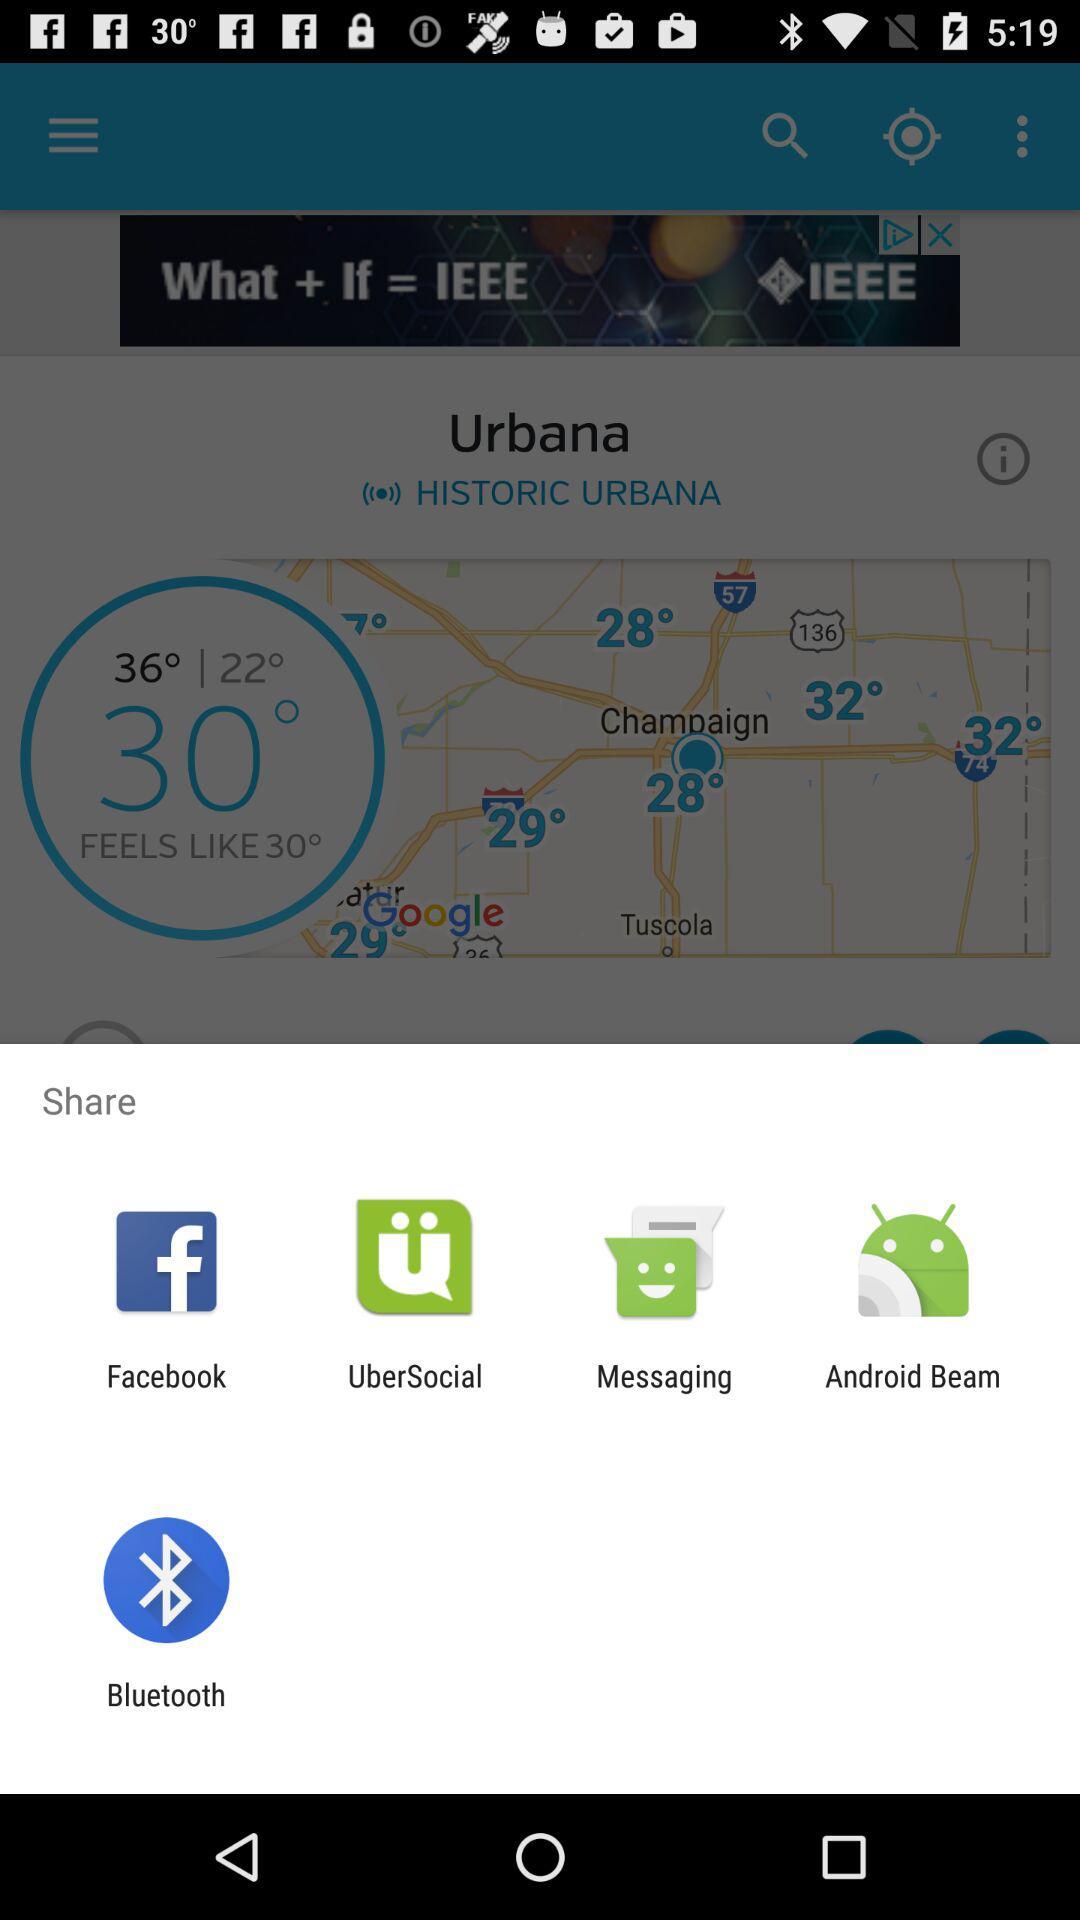 The width and height of the screenshot is (1080, 1920). What do you see at coordinates (664, 1392) in the screenshot?
I see `item next to ubersocial app` at bounding box center [664, 1392].